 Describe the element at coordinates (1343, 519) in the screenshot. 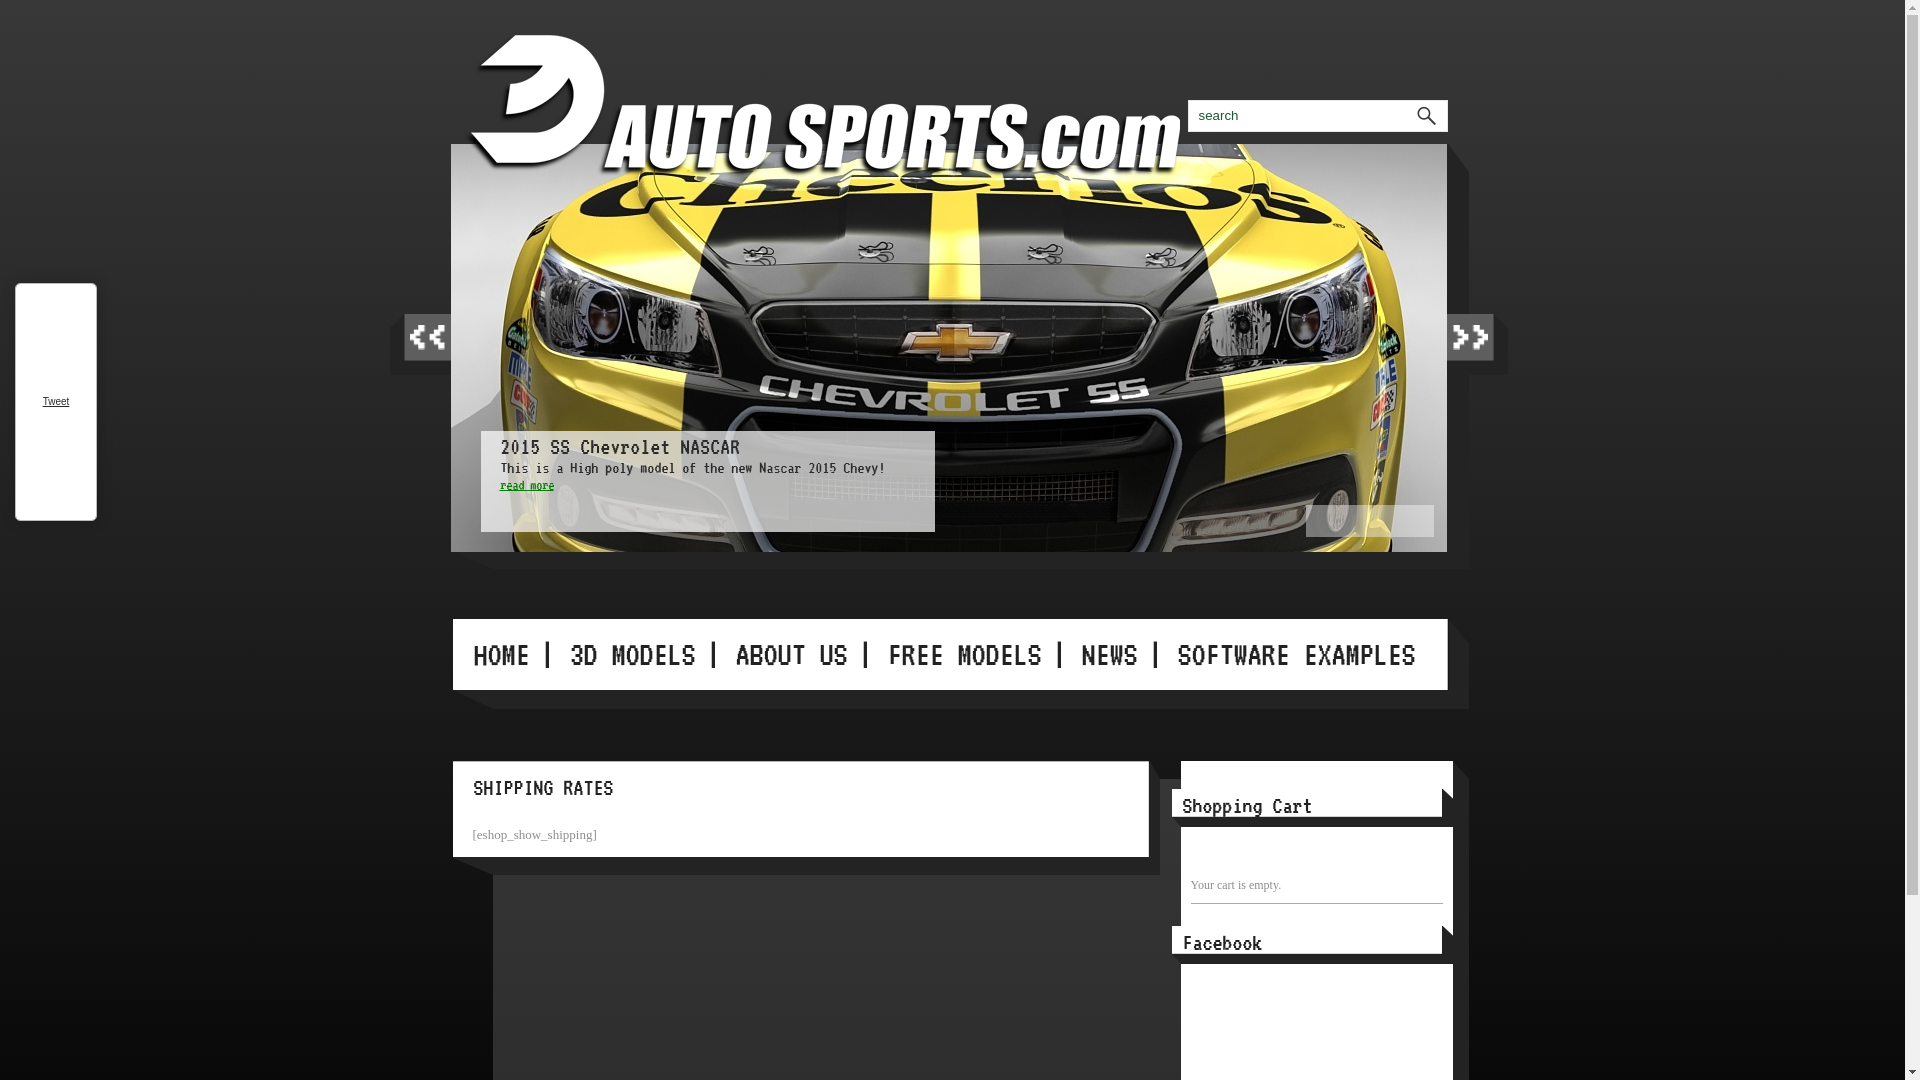

I see `'2'` at that location.